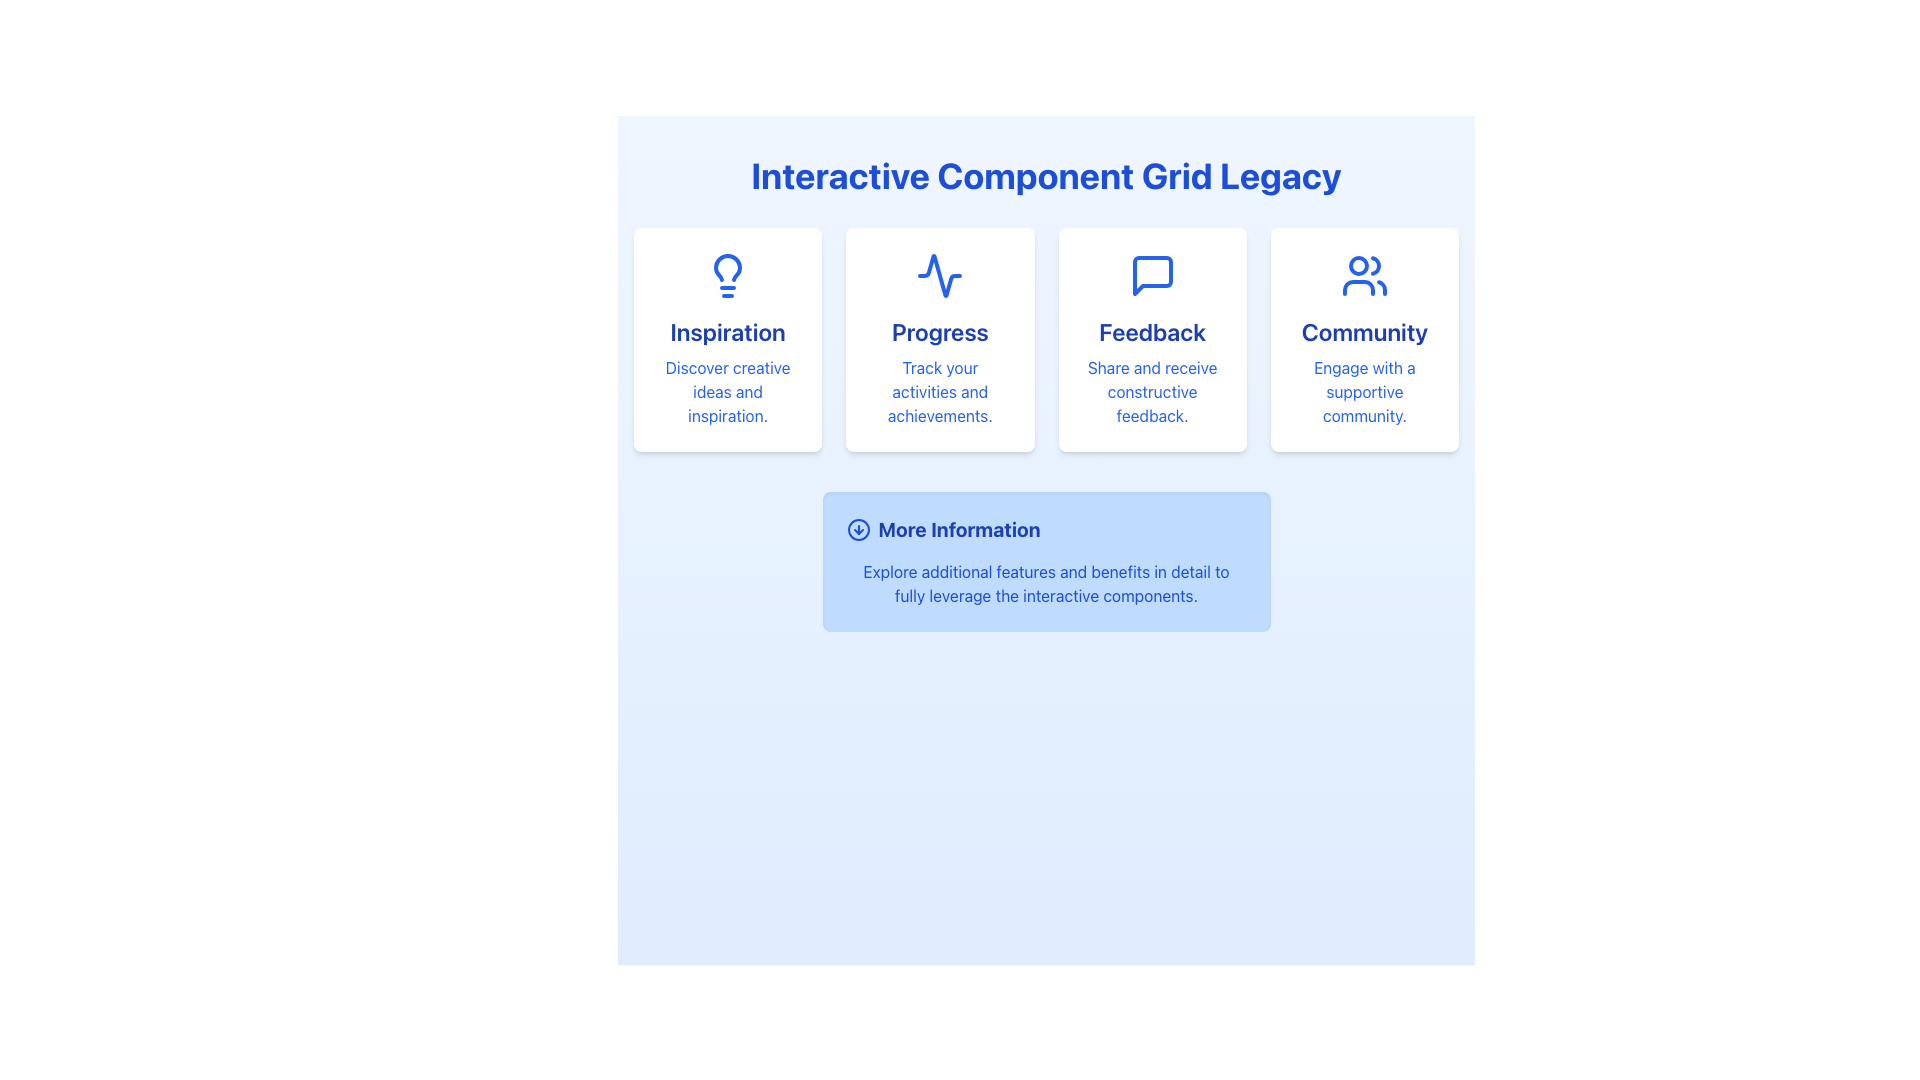 This screenshot has width=1920, height=1080. What do you see at coordinates (858, 528) in the screenshot?
I see `the information icon located to the left of the text 'More Information' to gather contextual details about the section` at bounding box center [858, 528].